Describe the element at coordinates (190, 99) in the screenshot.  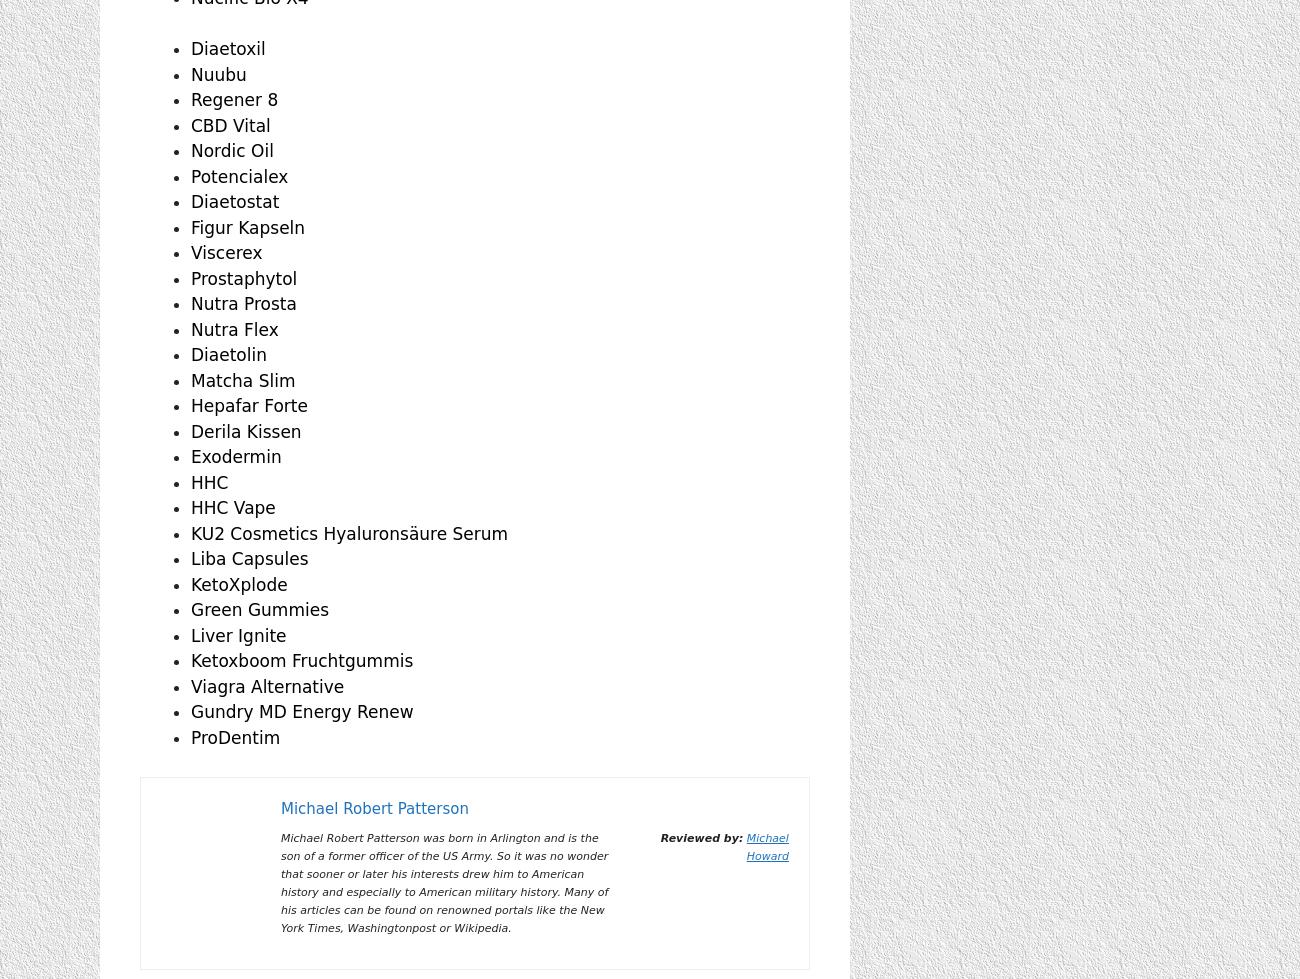
I see `'Regener 8'` at that location.